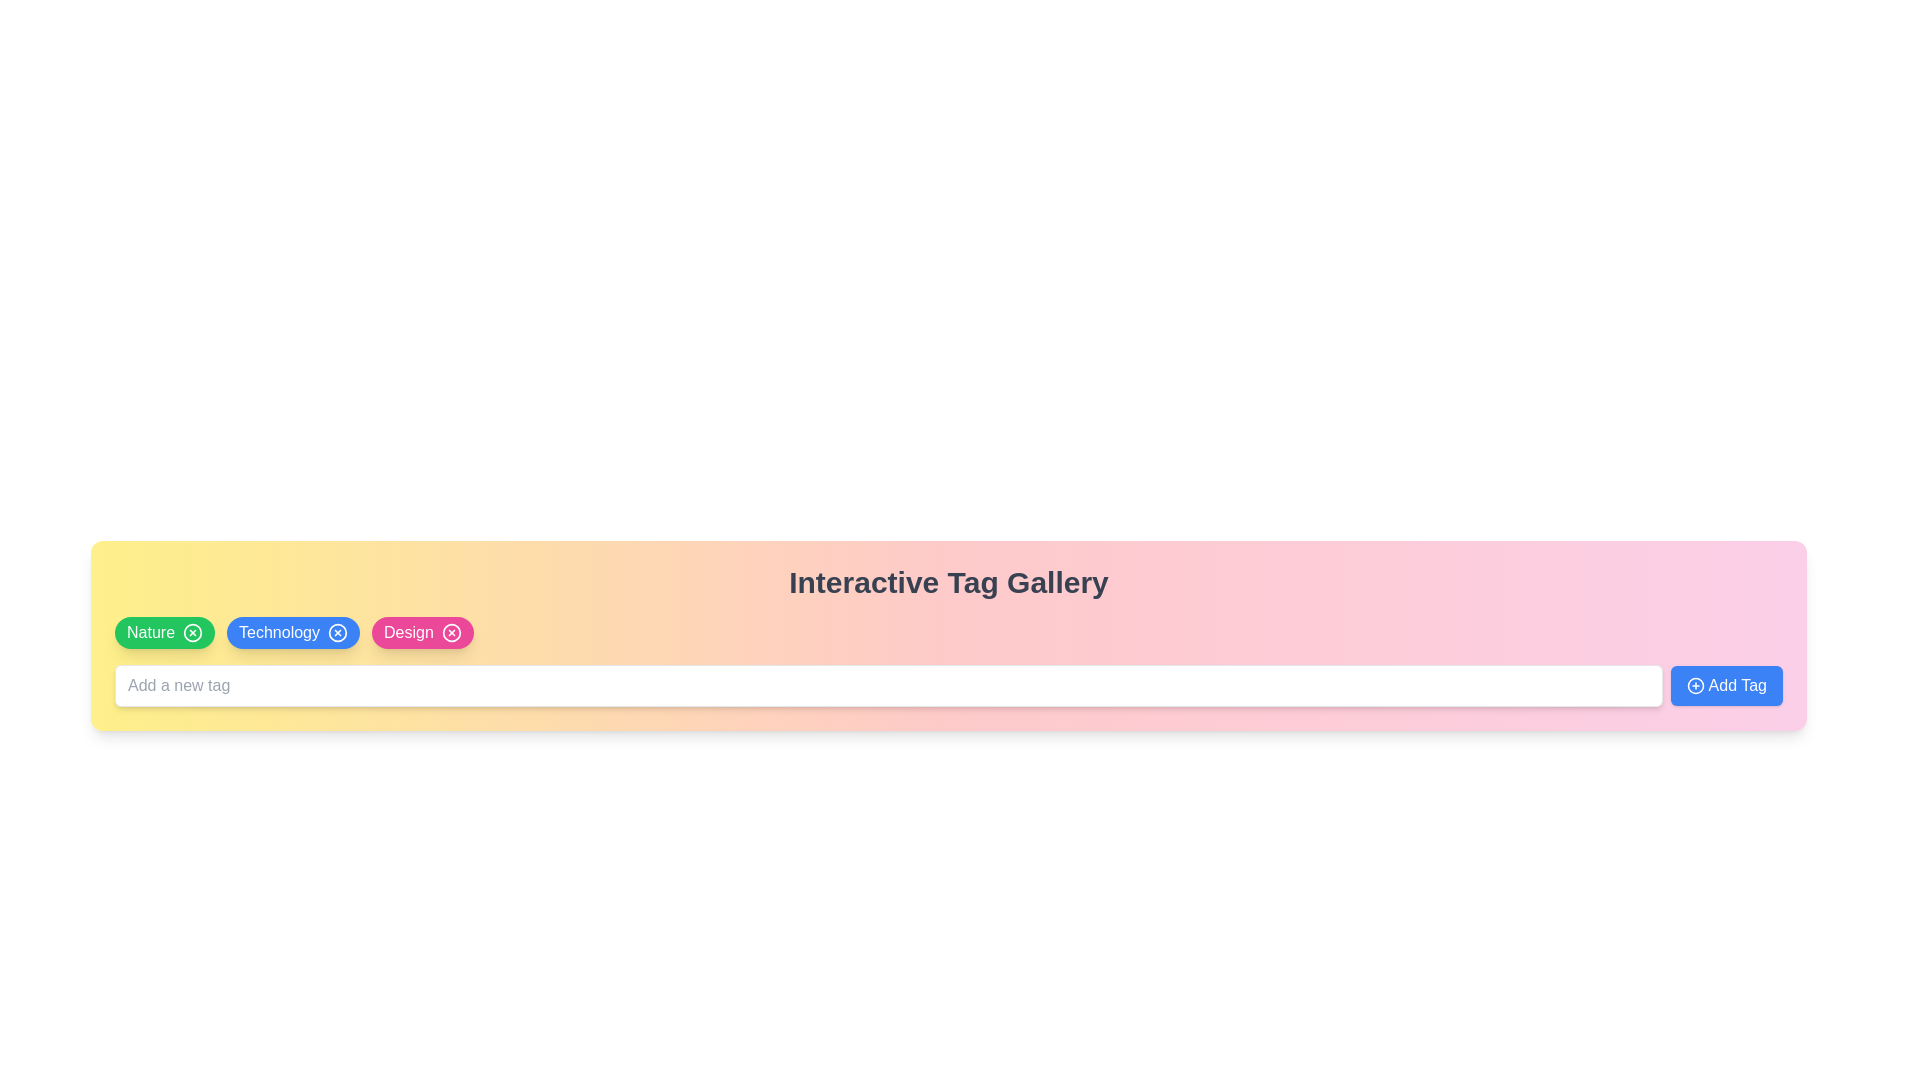 Image resolution: width=1920 pixels, height=1080 pixels. Describe the element at coordinates (150, 632) in the screenshot. I see `the 'Nature' text label displayed in a white font on a green rounded background, which is the first tag in the list of tags under the title 'Interactive Tag Gallery'` at that location.